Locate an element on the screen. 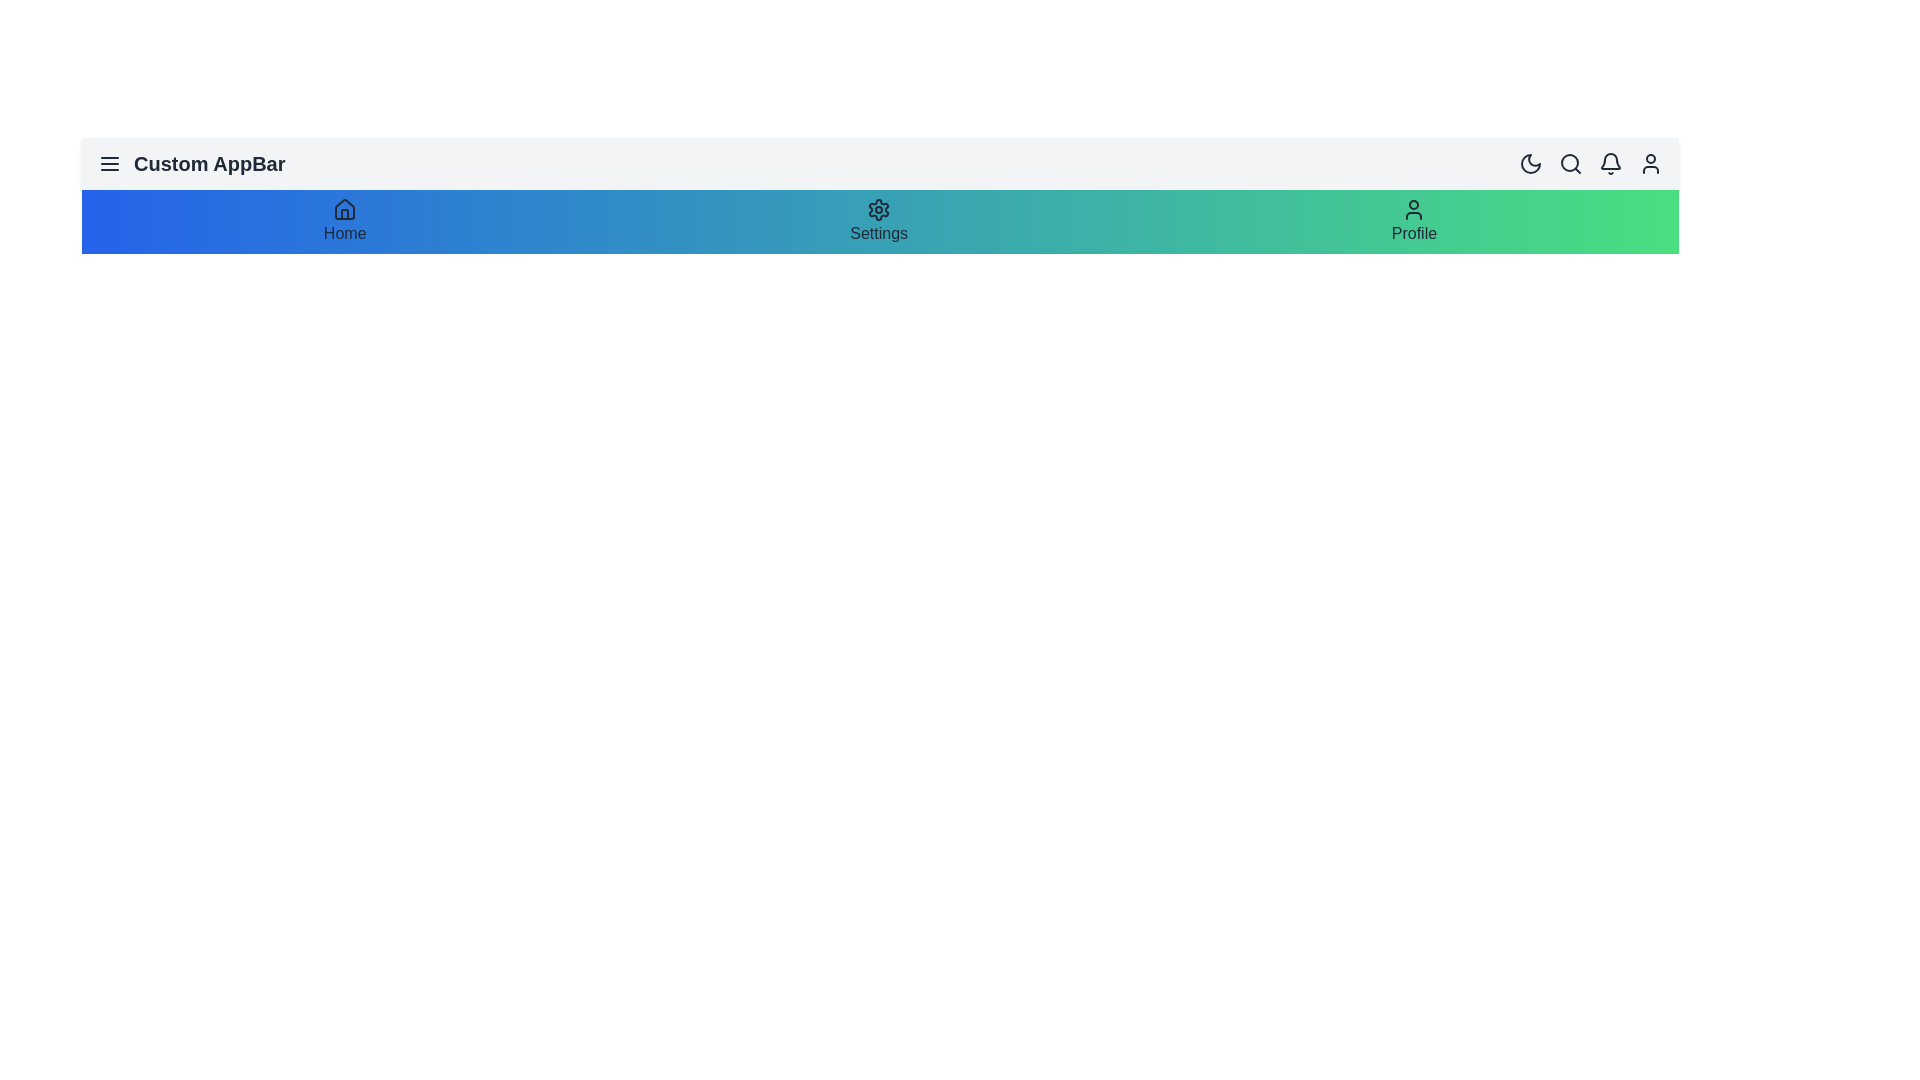 Image resolution: width=1920 pixels, height=1080 pixels. the user profile icon in the app bar is located at coordinates (1651, 163).